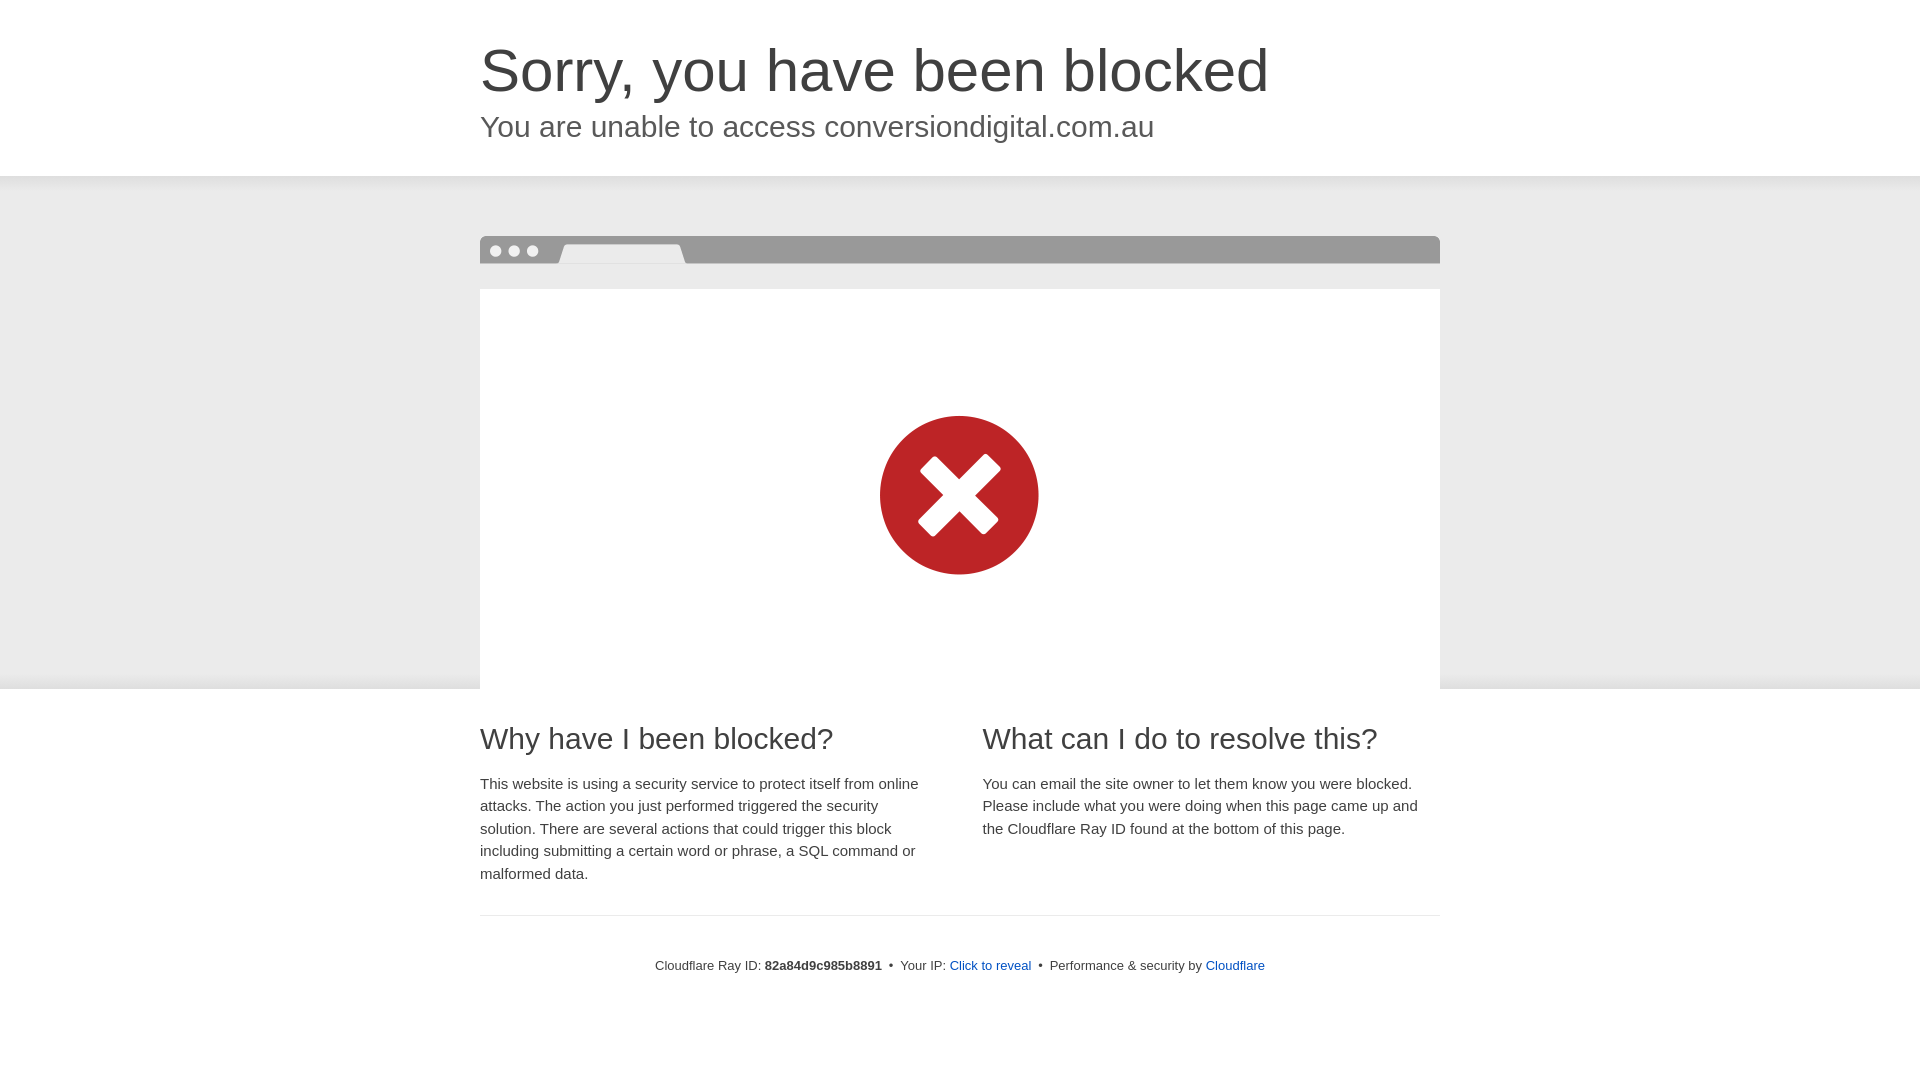 The image size is (1920, 1080). Describe the element at coordinates (1234, 964) in the screenshot. I see `'Cloudflare'` at that location.